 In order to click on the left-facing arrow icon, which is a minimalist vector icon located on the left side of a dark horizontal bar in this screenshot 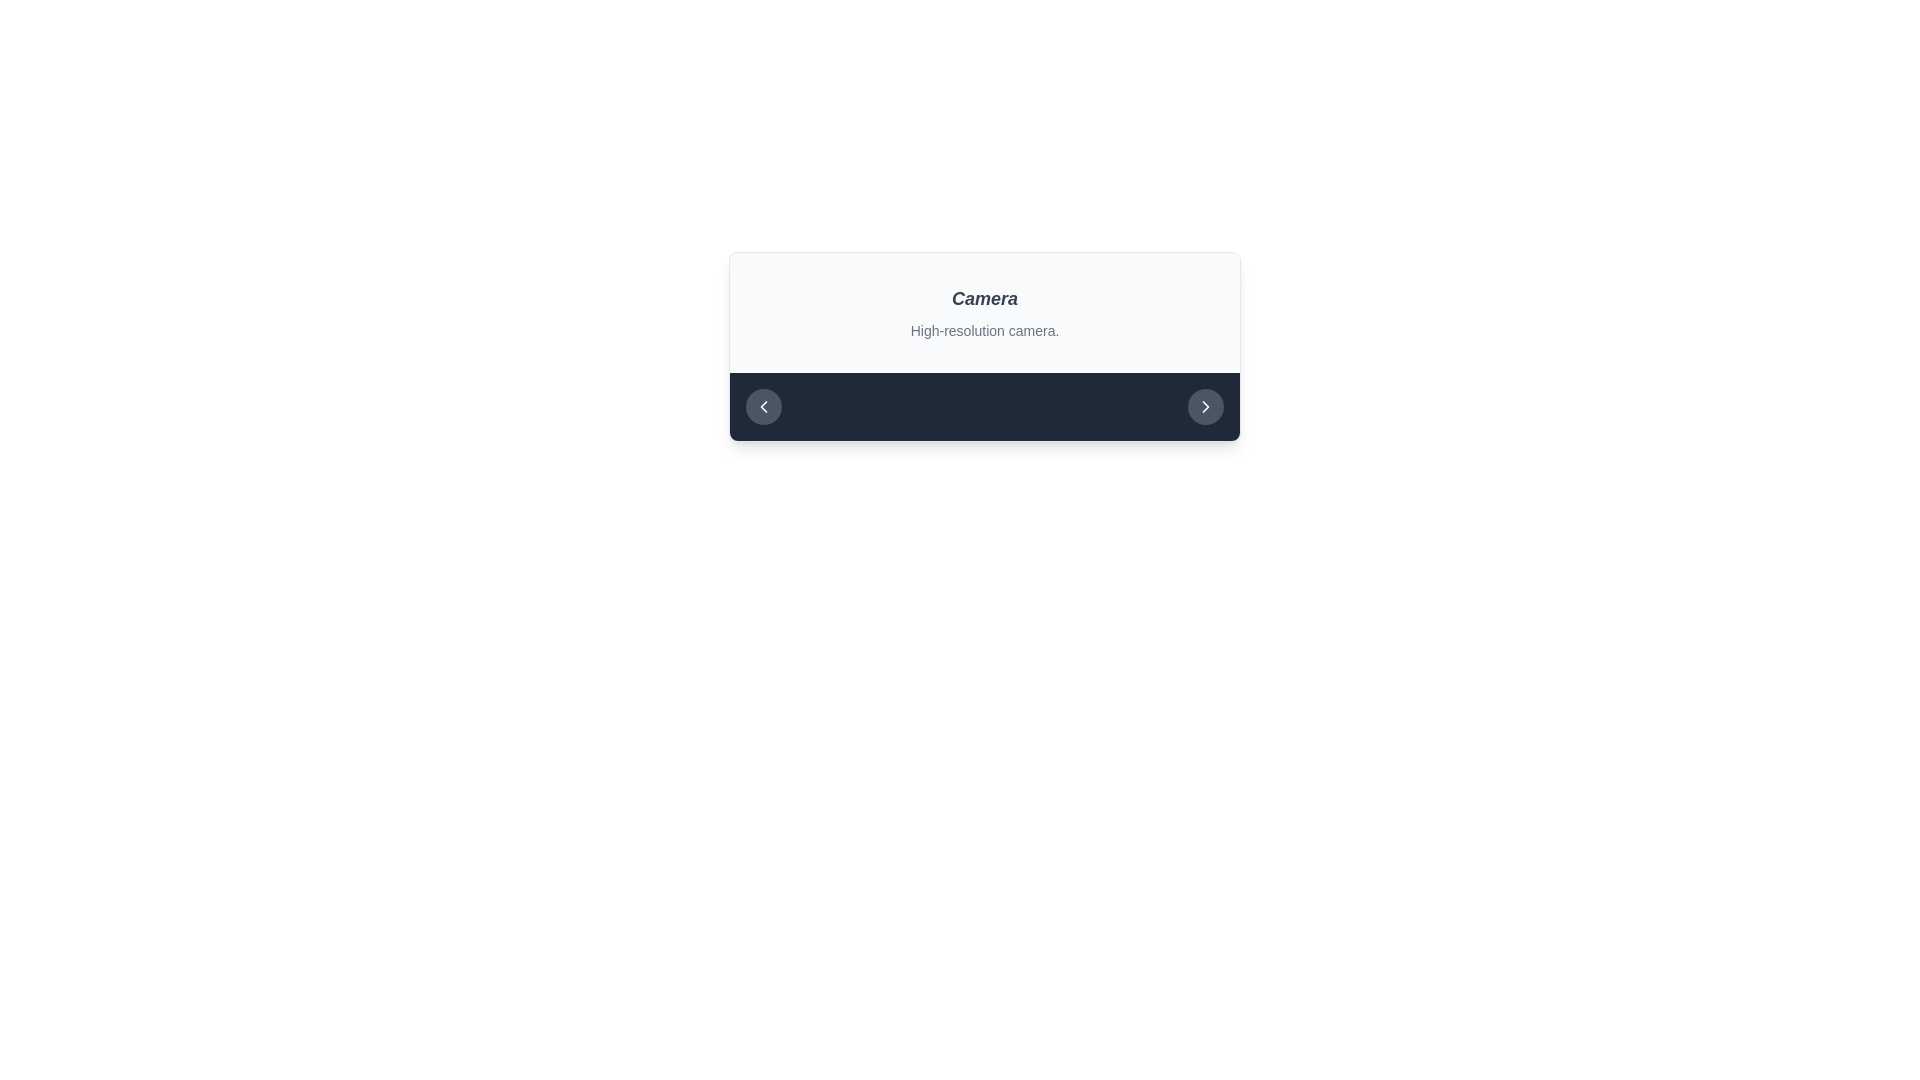, I will do `click(762, 406)`.